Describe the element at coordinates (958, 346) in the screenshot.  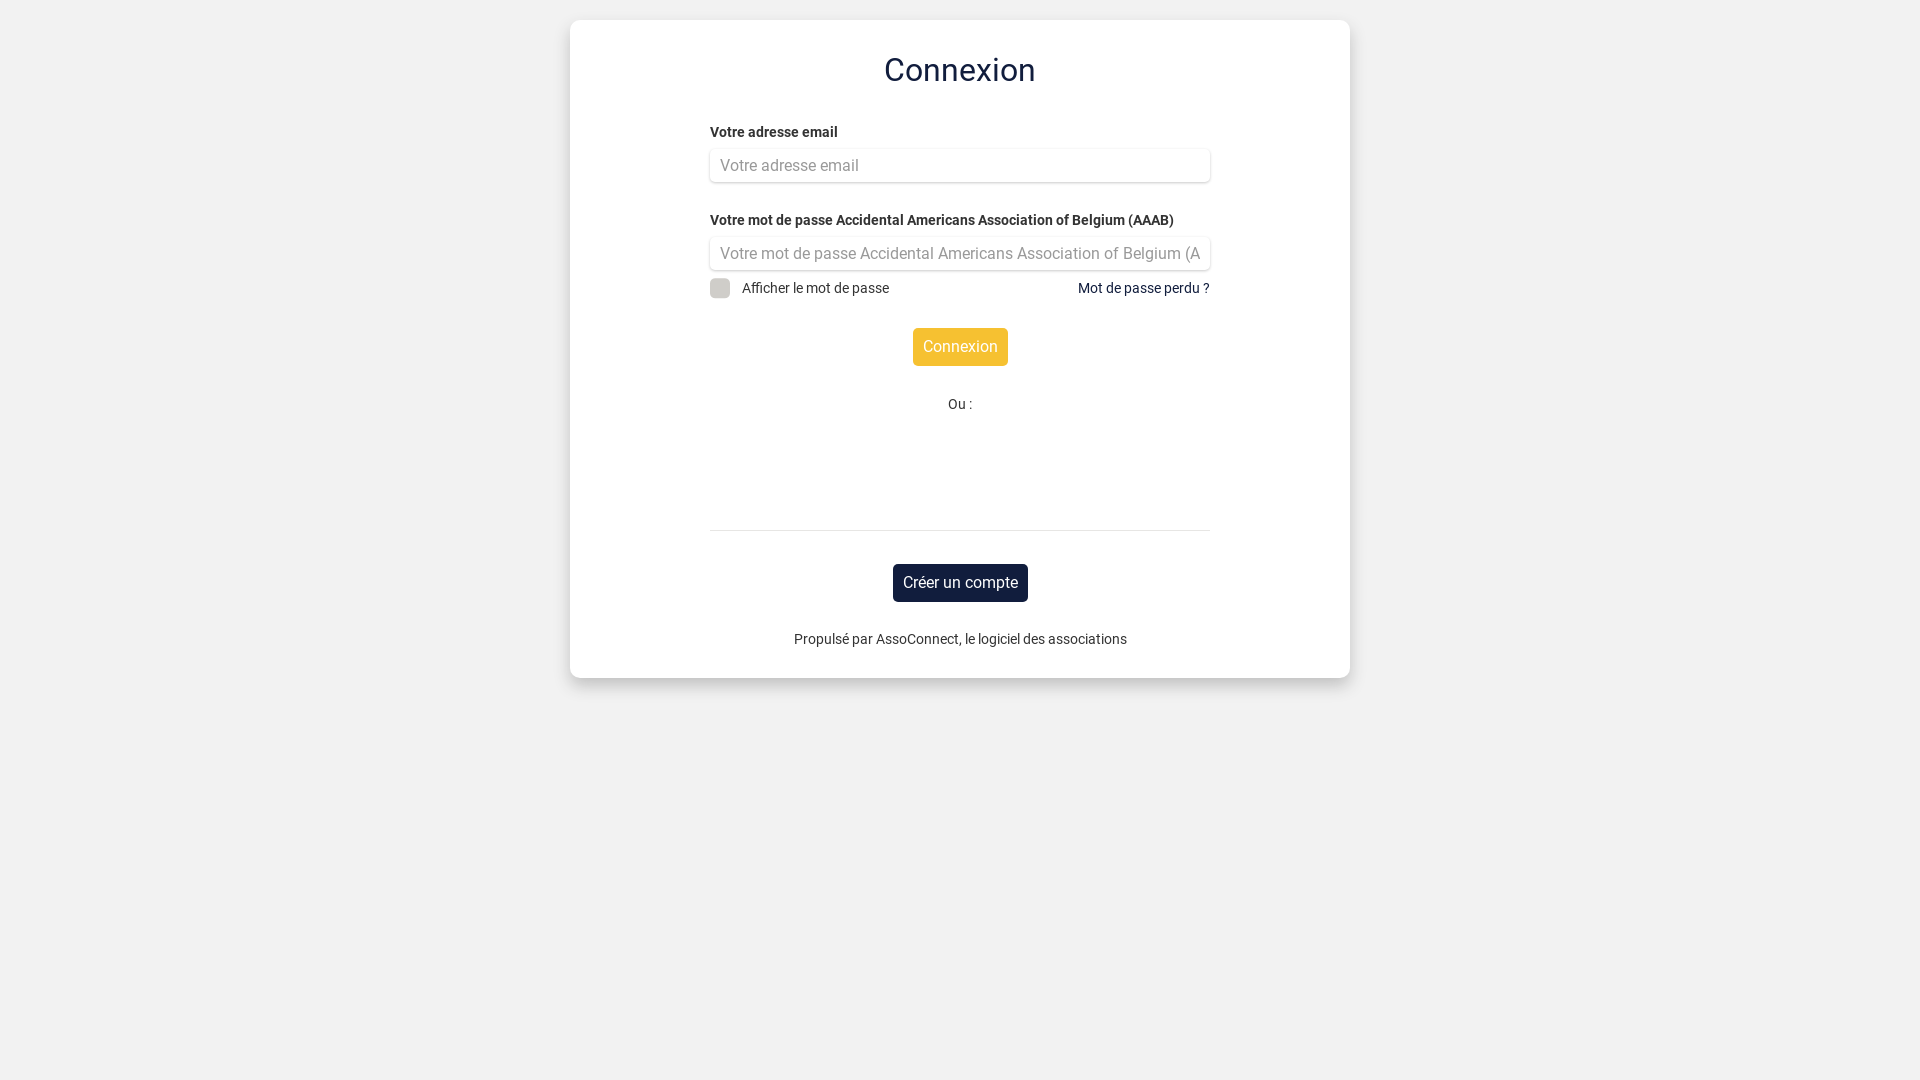
I see `'Connexion'` at that location.